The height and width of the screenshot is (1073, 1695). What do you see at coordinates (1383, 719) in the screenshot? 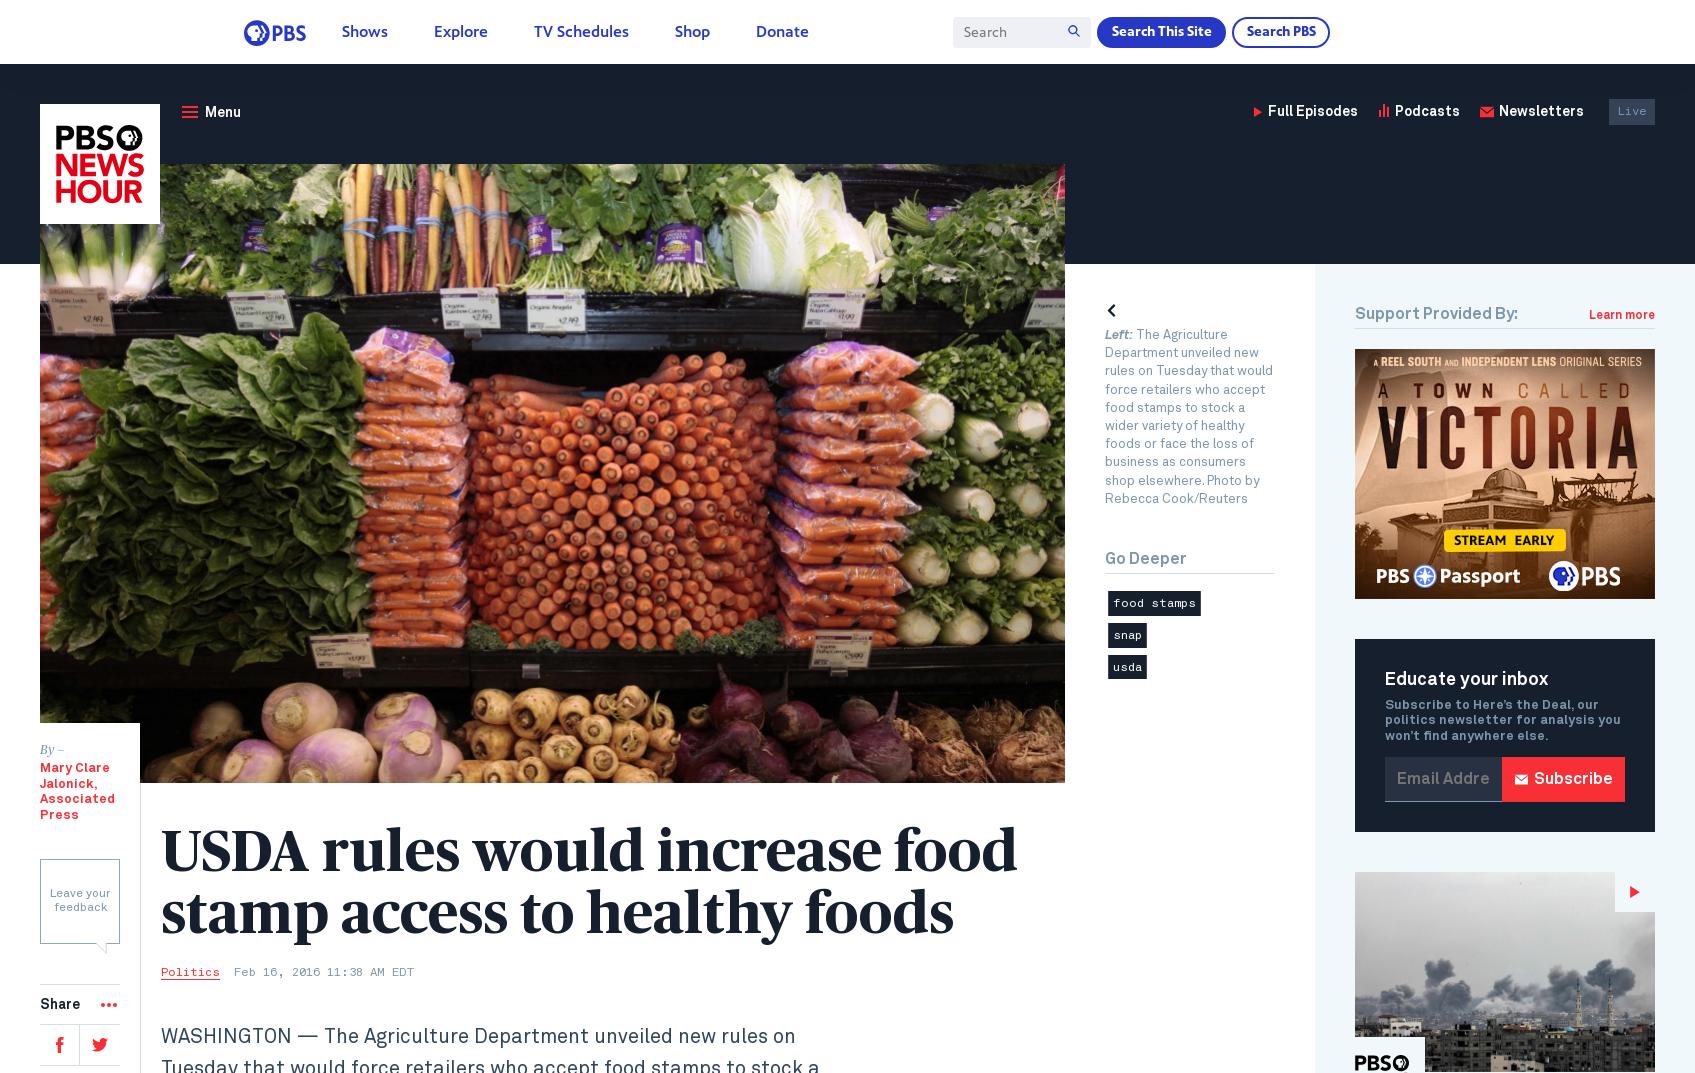
I see `'Subscribe to Here’s the Deal, our politics
                 newsletter for analysis you won’t find anywhere else.'` at bounding box center [1383, 719].